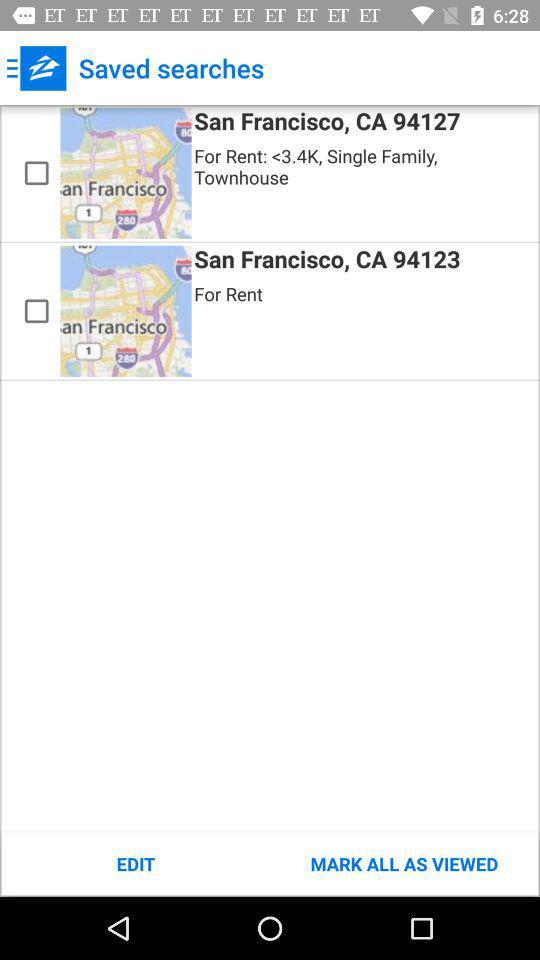 Image resolution: width=540 pixels, height=960 pixels. Describe the element at coordinates (135, 863) in the screenshot. I see `the icon to the left of the mark all as icon` at that location.